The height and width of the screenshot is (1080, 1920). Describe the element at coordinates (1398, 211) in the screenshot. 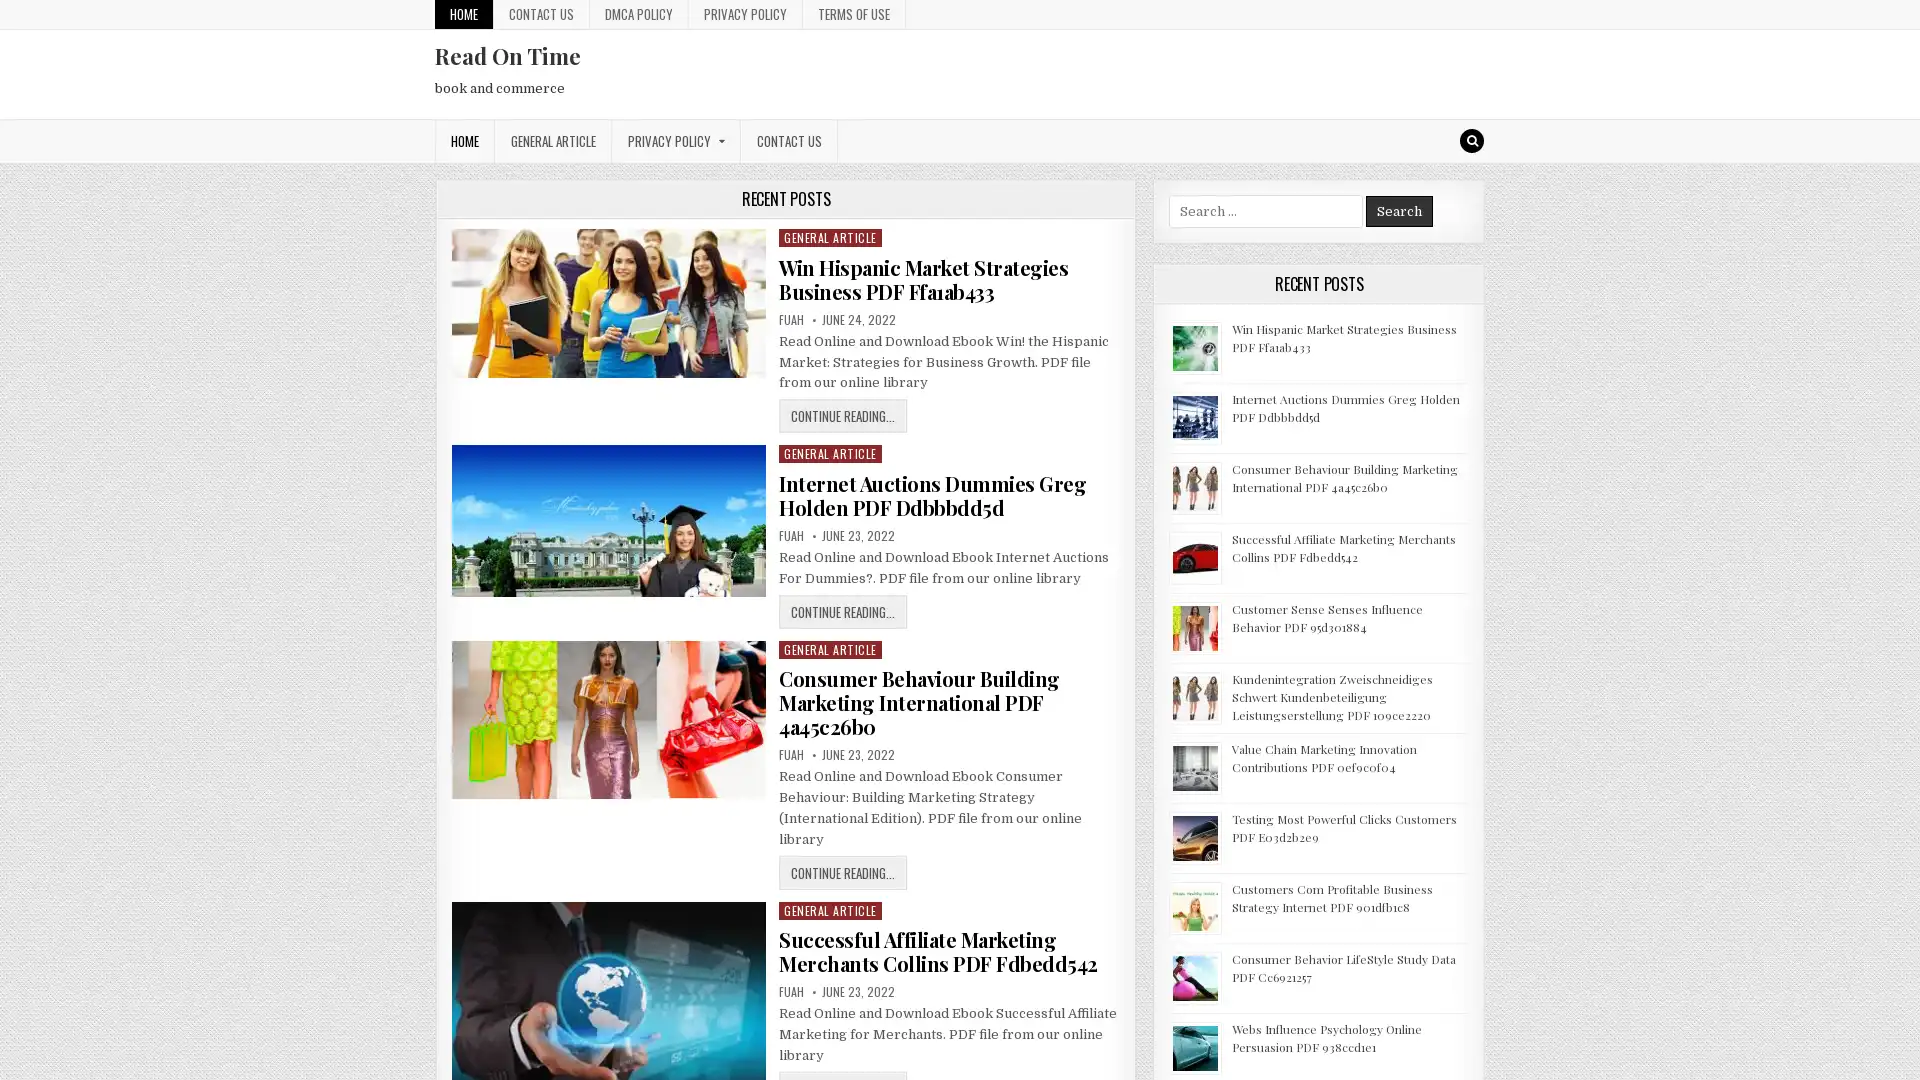

I see `Search` at that location.